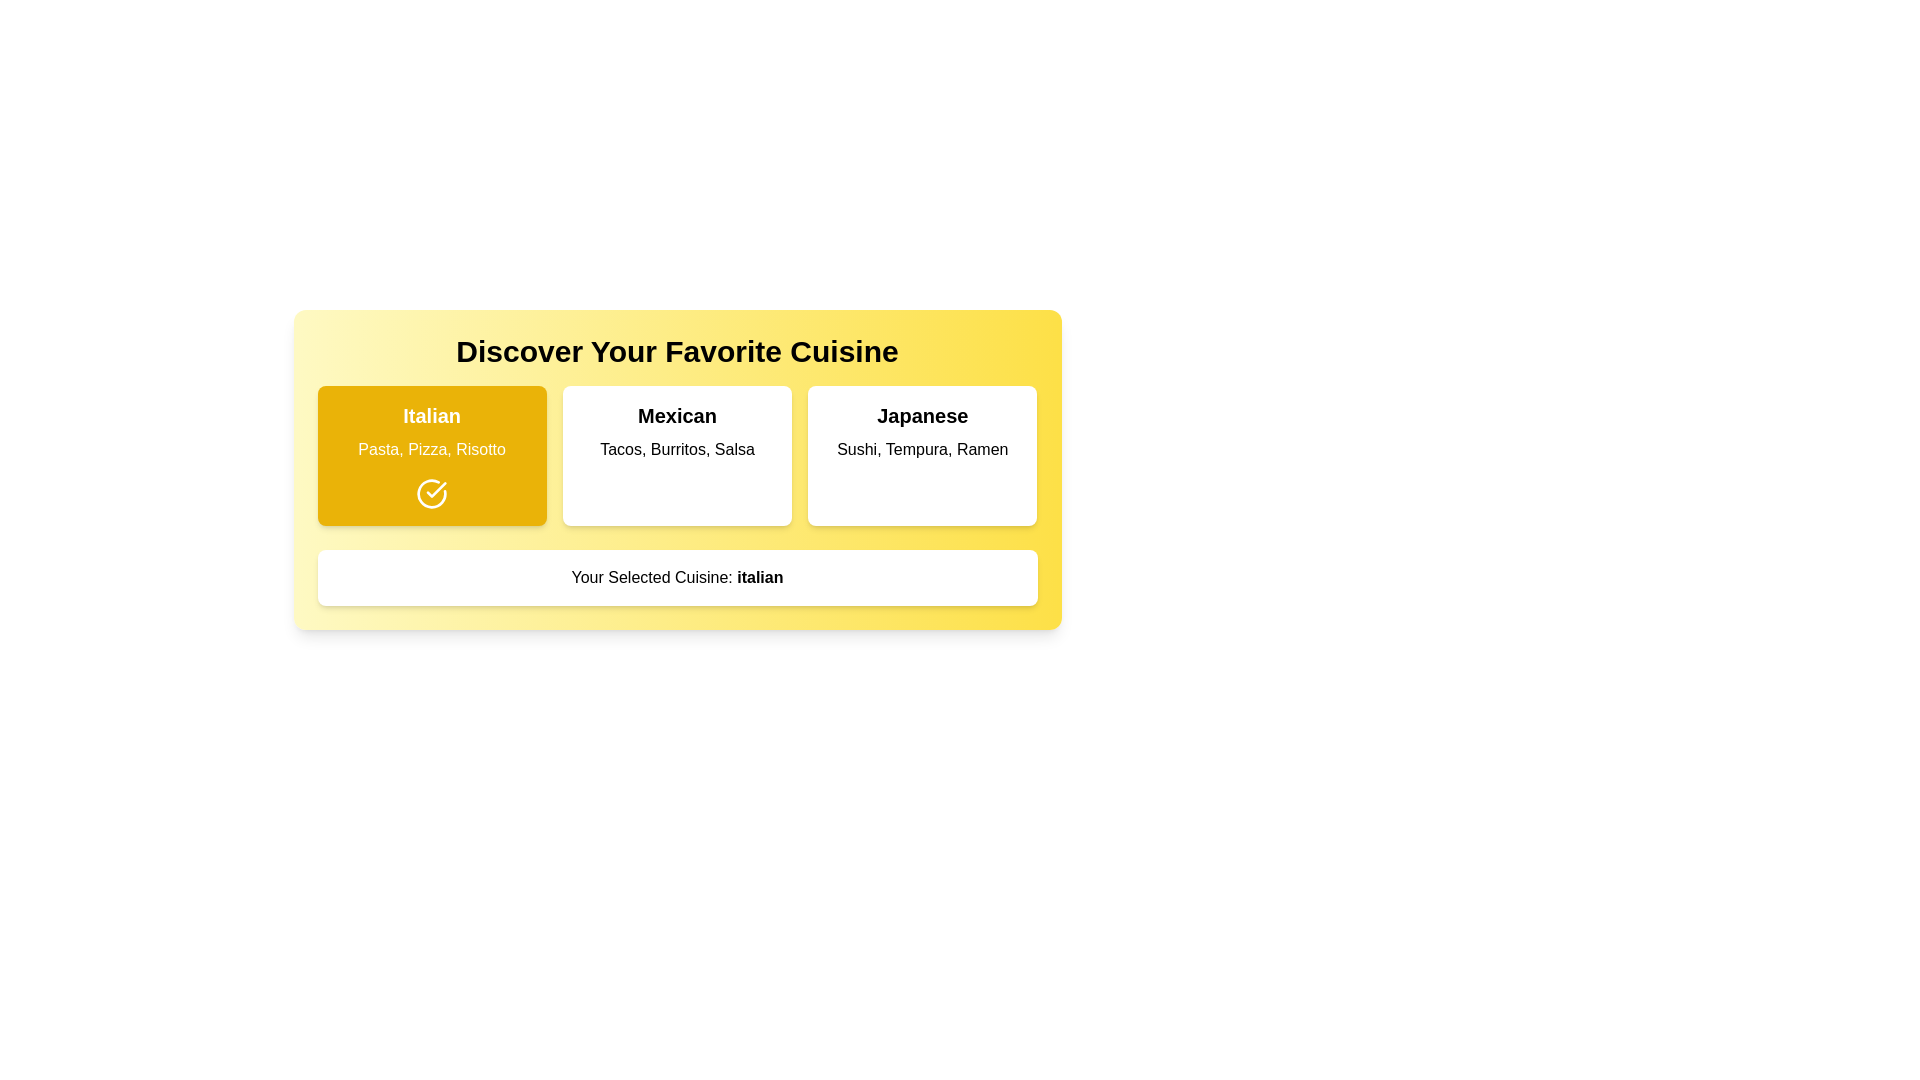  I want to click on the emphasized text element displaying 'Your Selected Cuisine: italian', which is located in the lower section of the interface, so click(759, 577).